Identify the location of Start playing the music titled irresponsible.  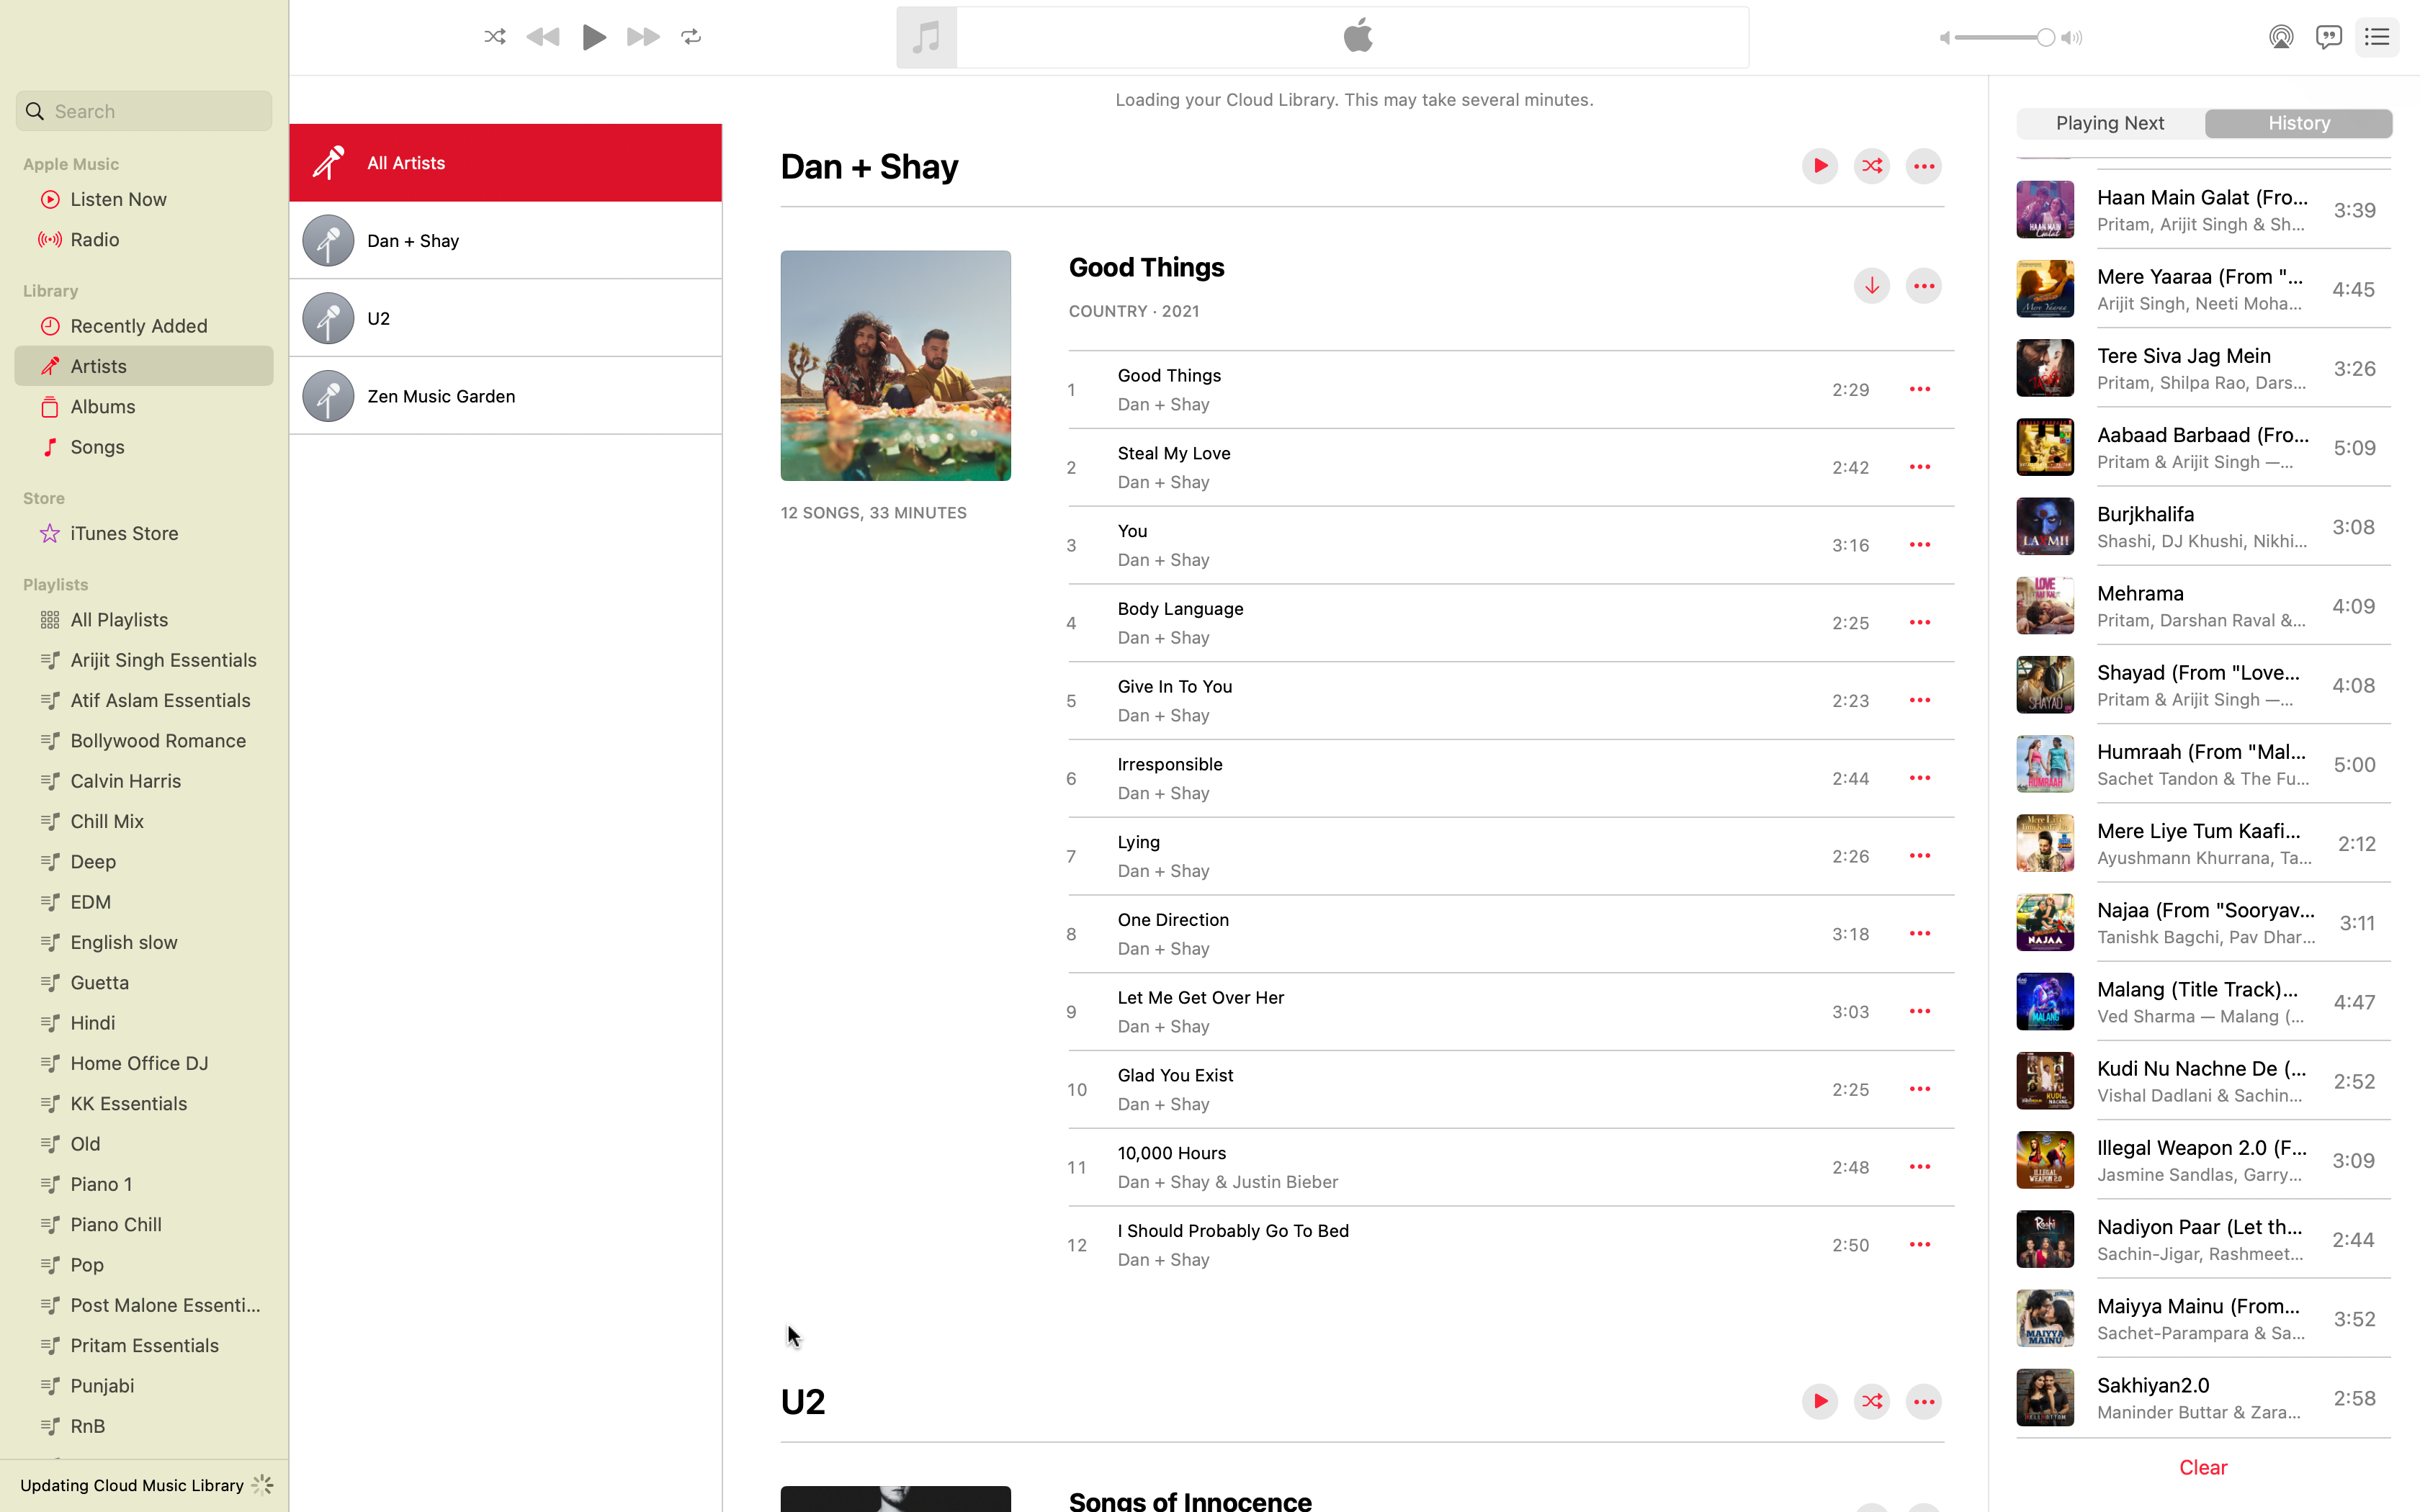
(1465, 777).